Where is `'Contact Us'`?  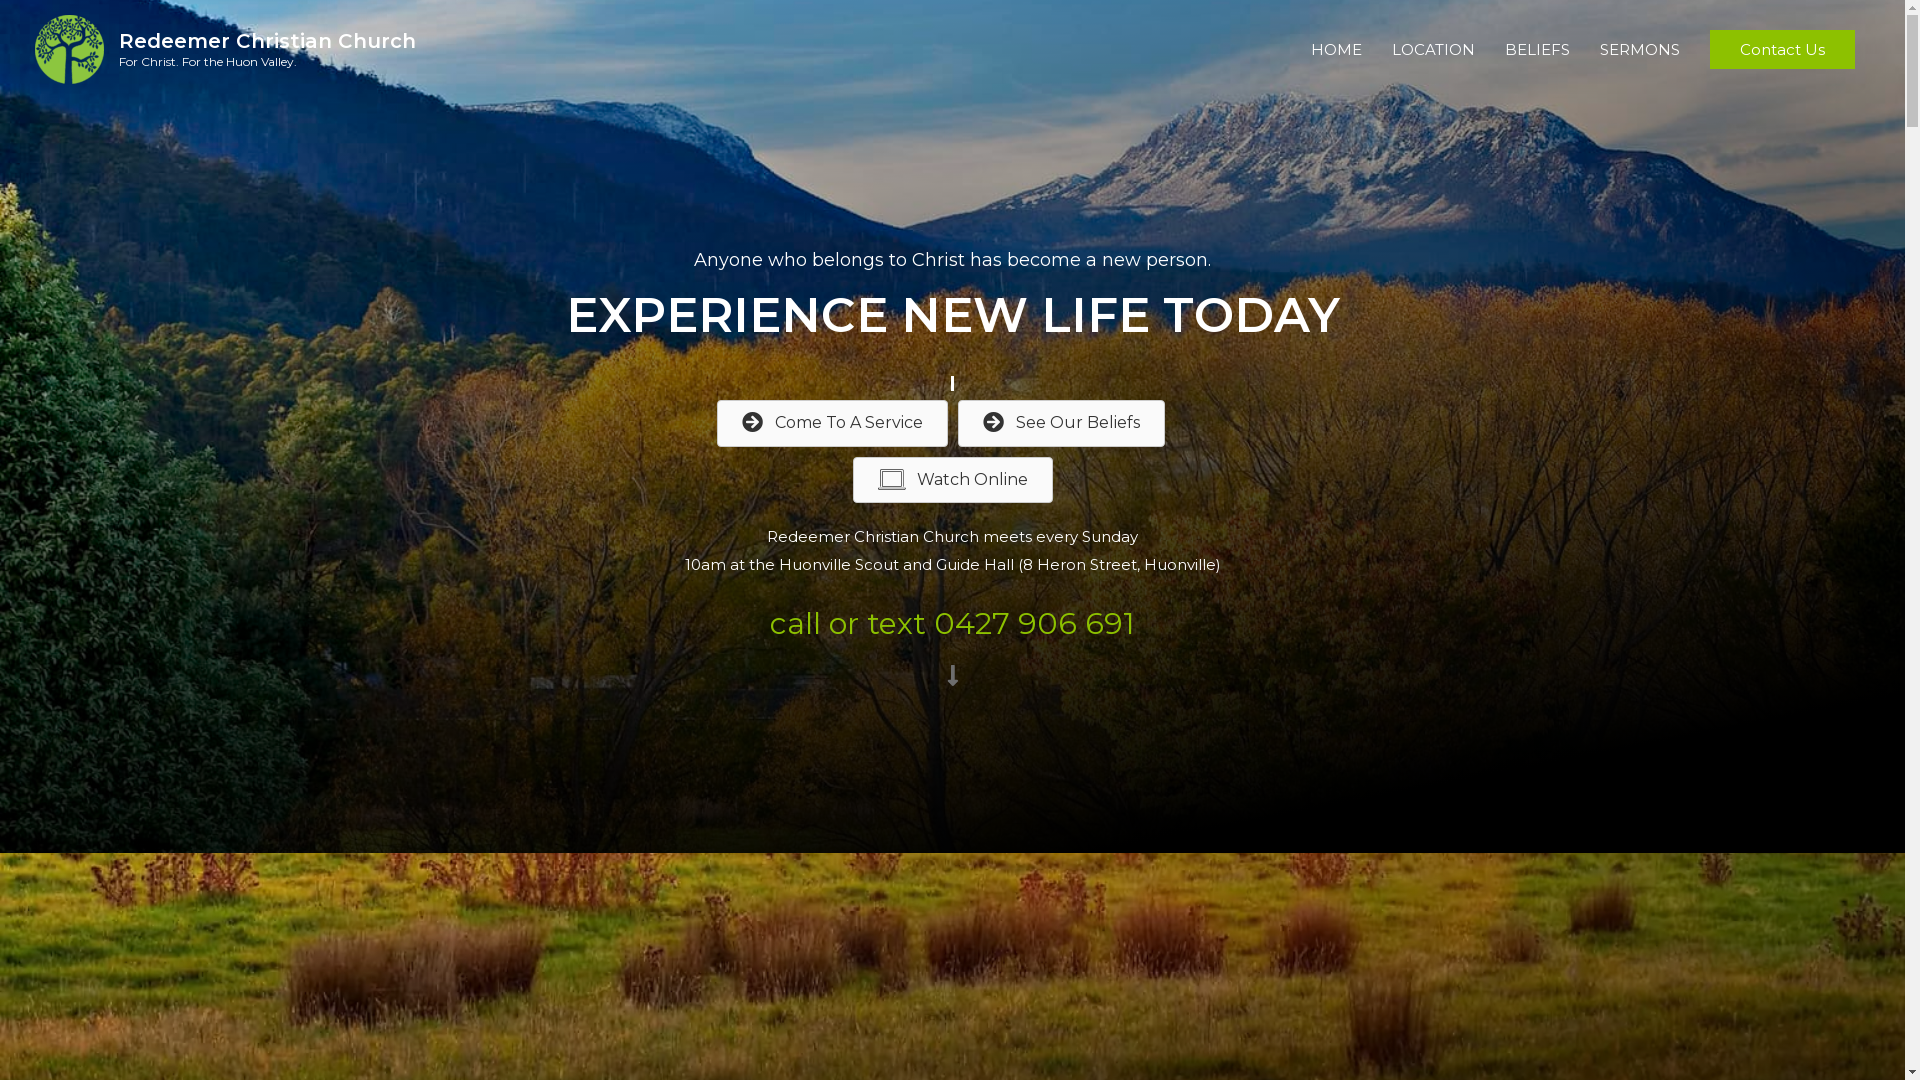 'Contact Us' is located at coordinates (1782, 49).